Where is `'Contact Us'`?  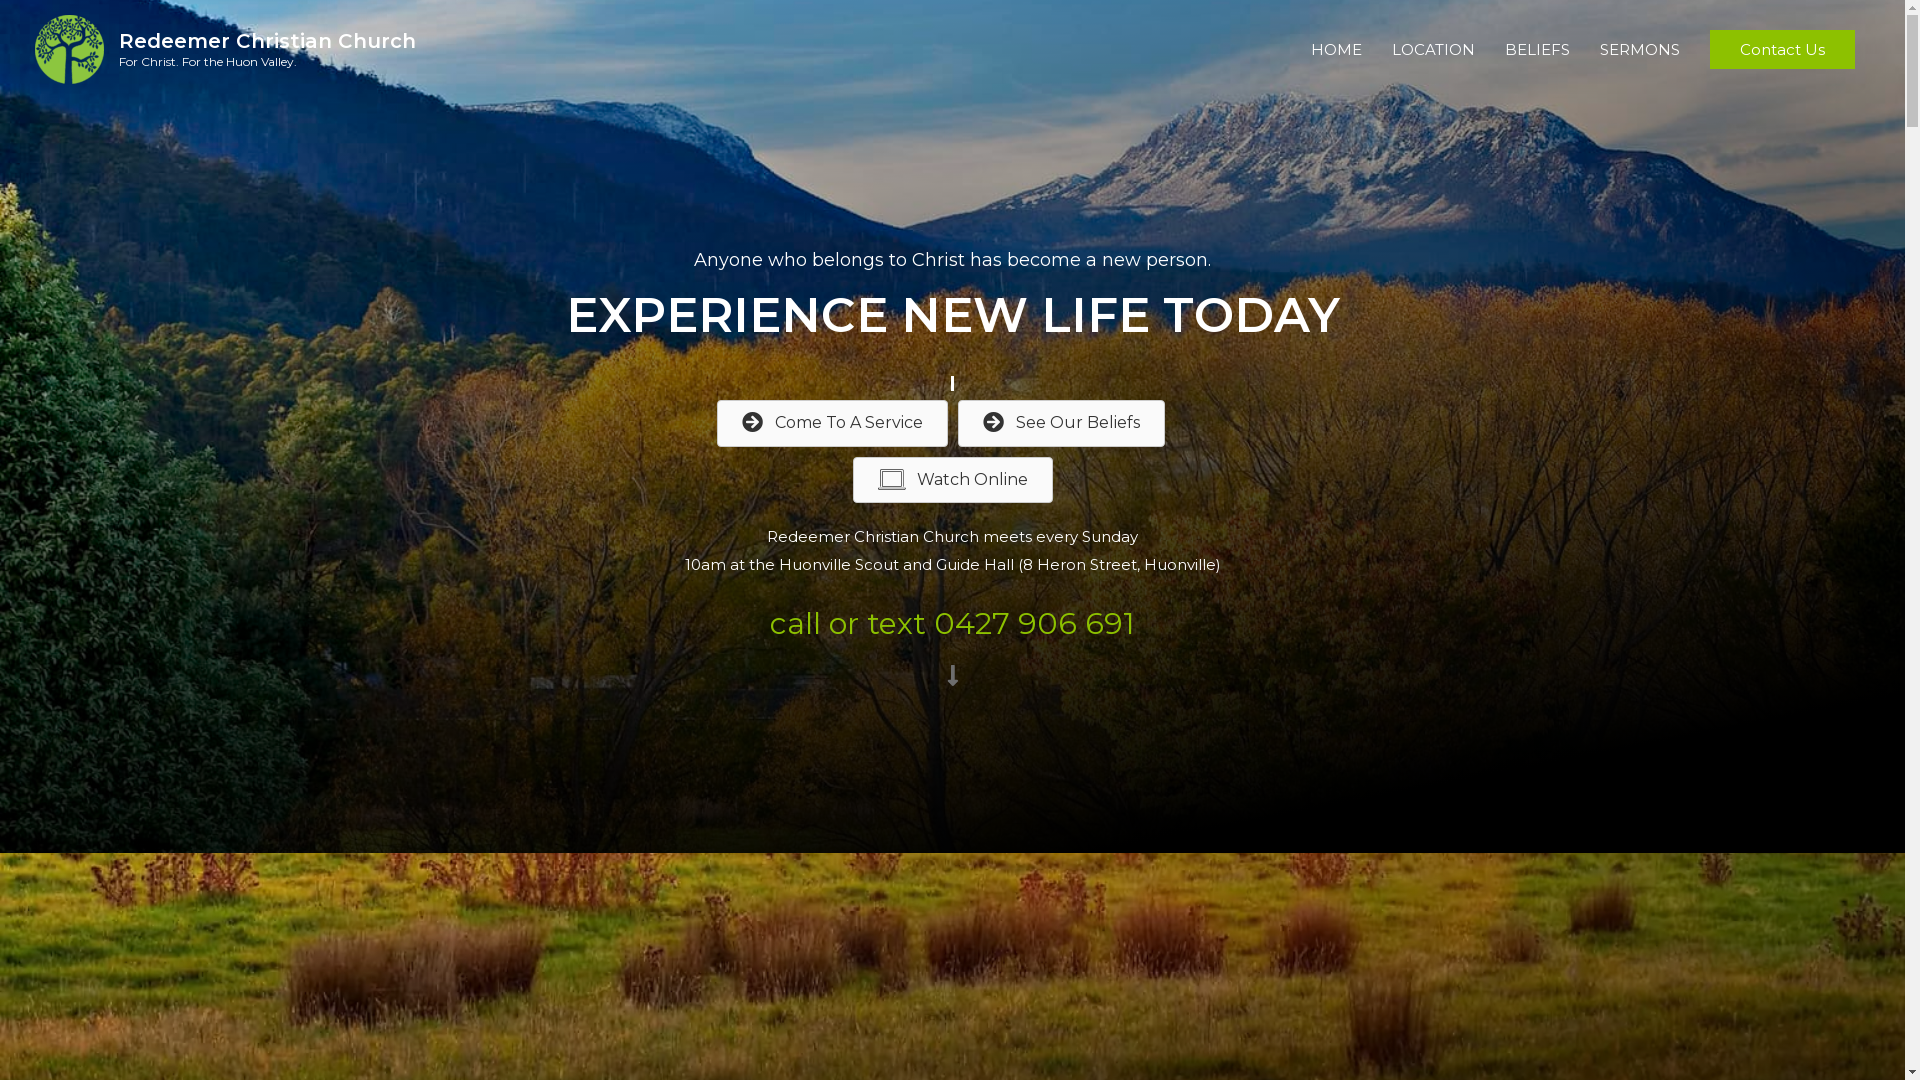 'Contact Us' is located at coordinates (1782, 49).